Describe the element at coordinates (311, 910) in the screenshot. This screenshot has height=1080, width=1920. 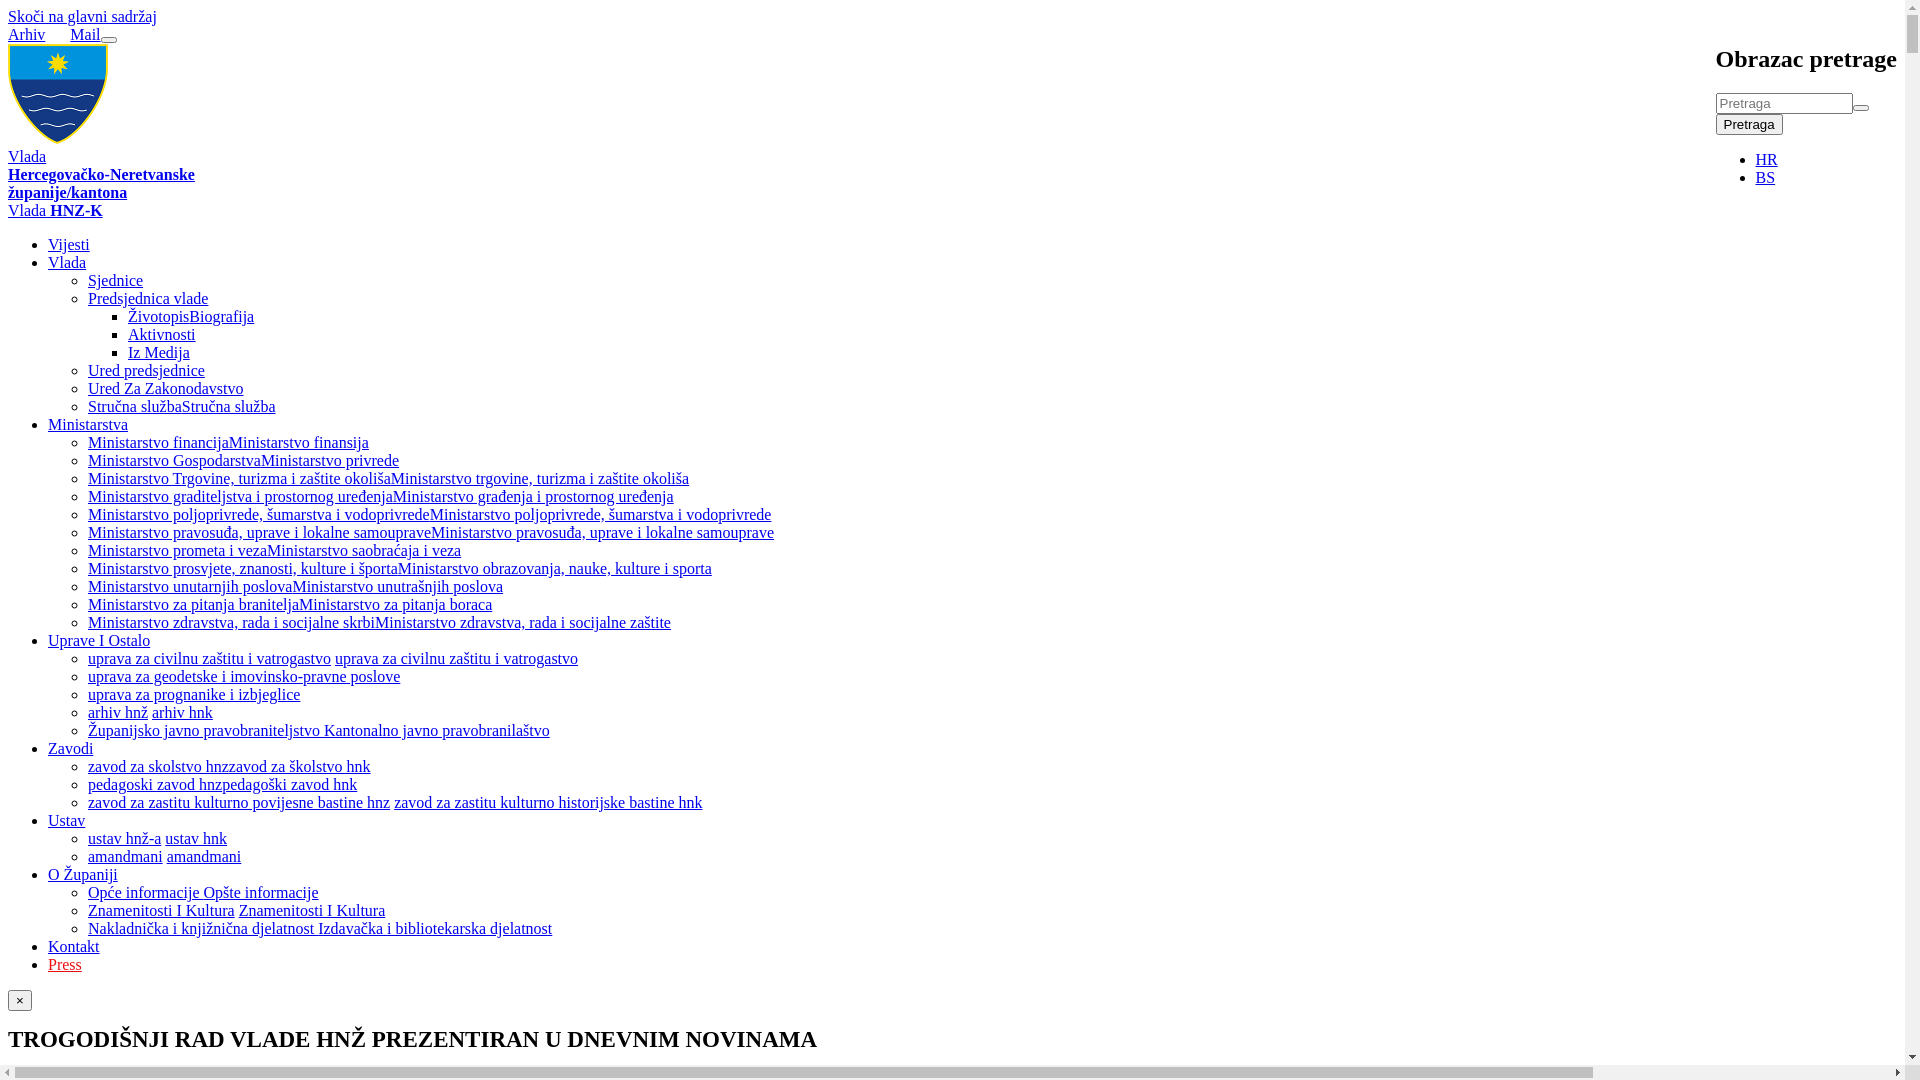
I see `'Znamenitosti I Kultura'` at that location.